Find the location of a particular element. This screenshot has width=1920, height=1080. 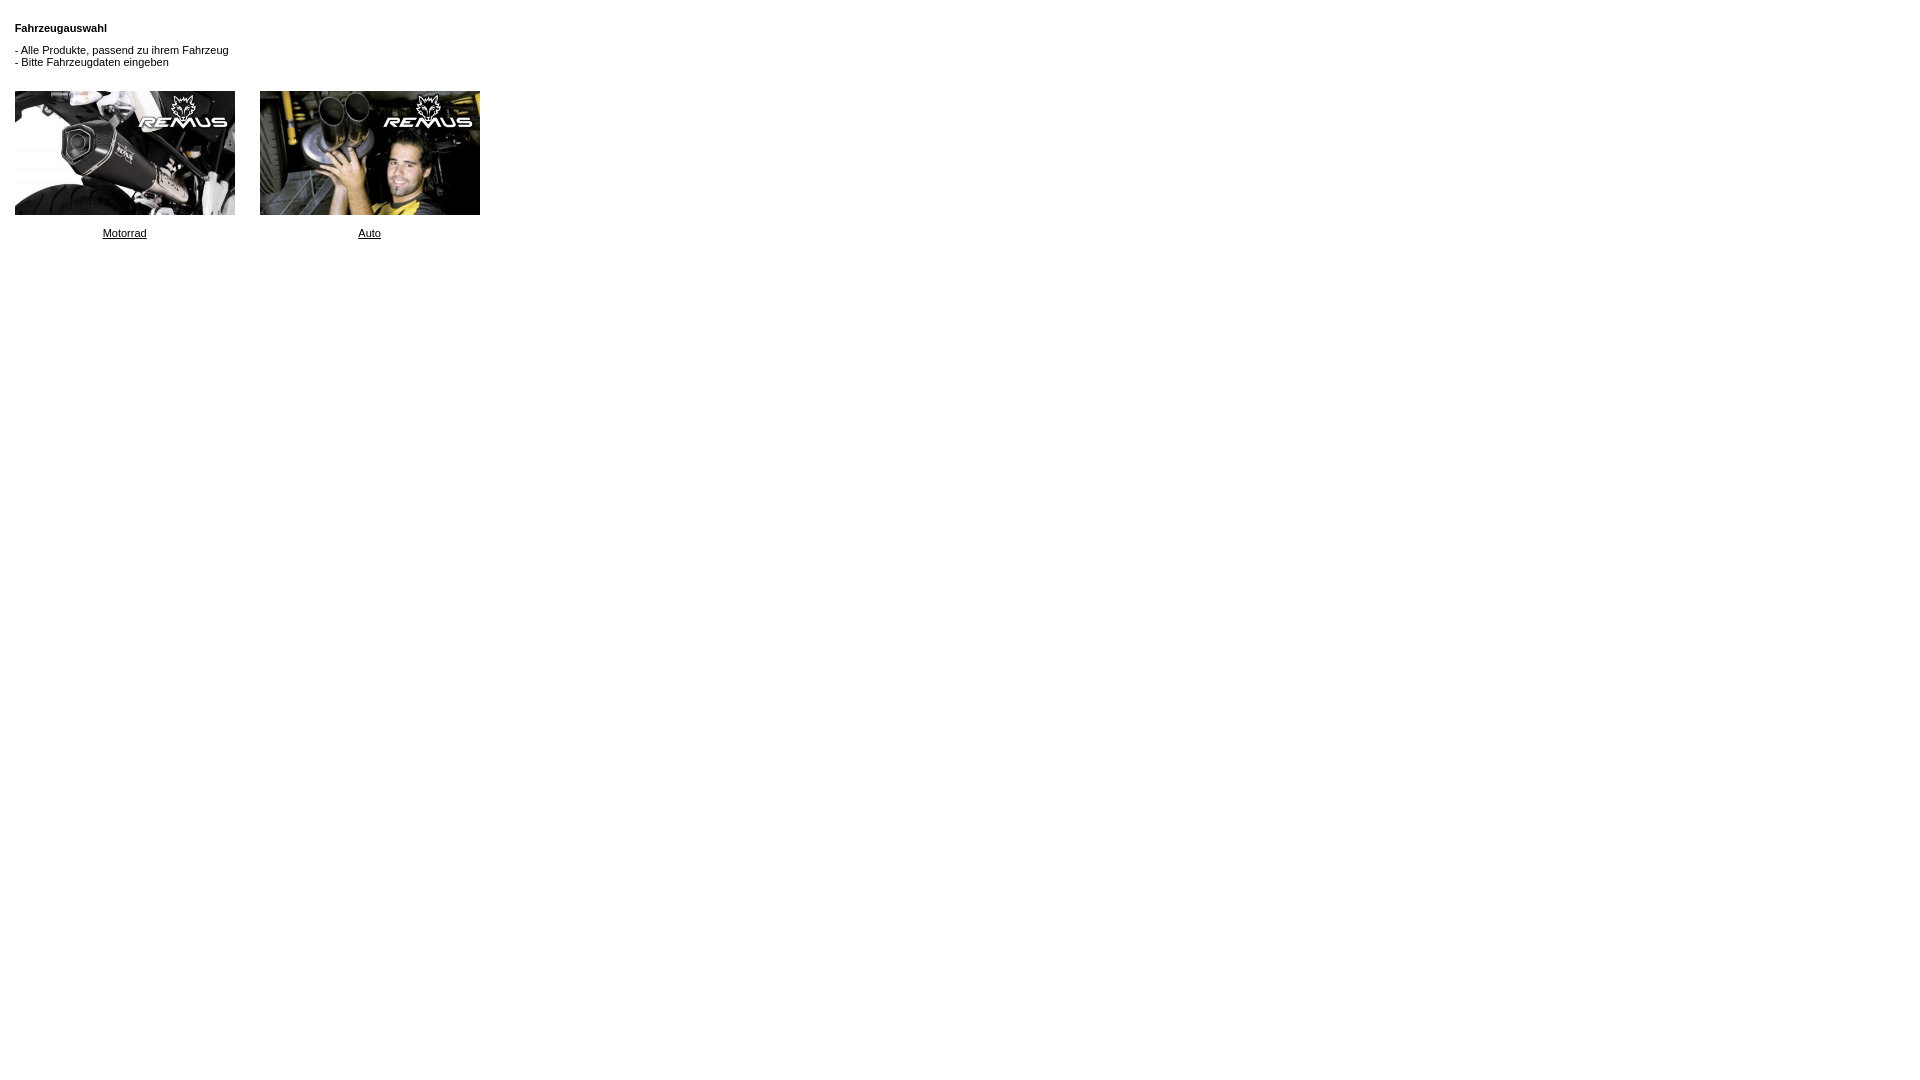

'Motorrad' is located at coordinates (14, 152).